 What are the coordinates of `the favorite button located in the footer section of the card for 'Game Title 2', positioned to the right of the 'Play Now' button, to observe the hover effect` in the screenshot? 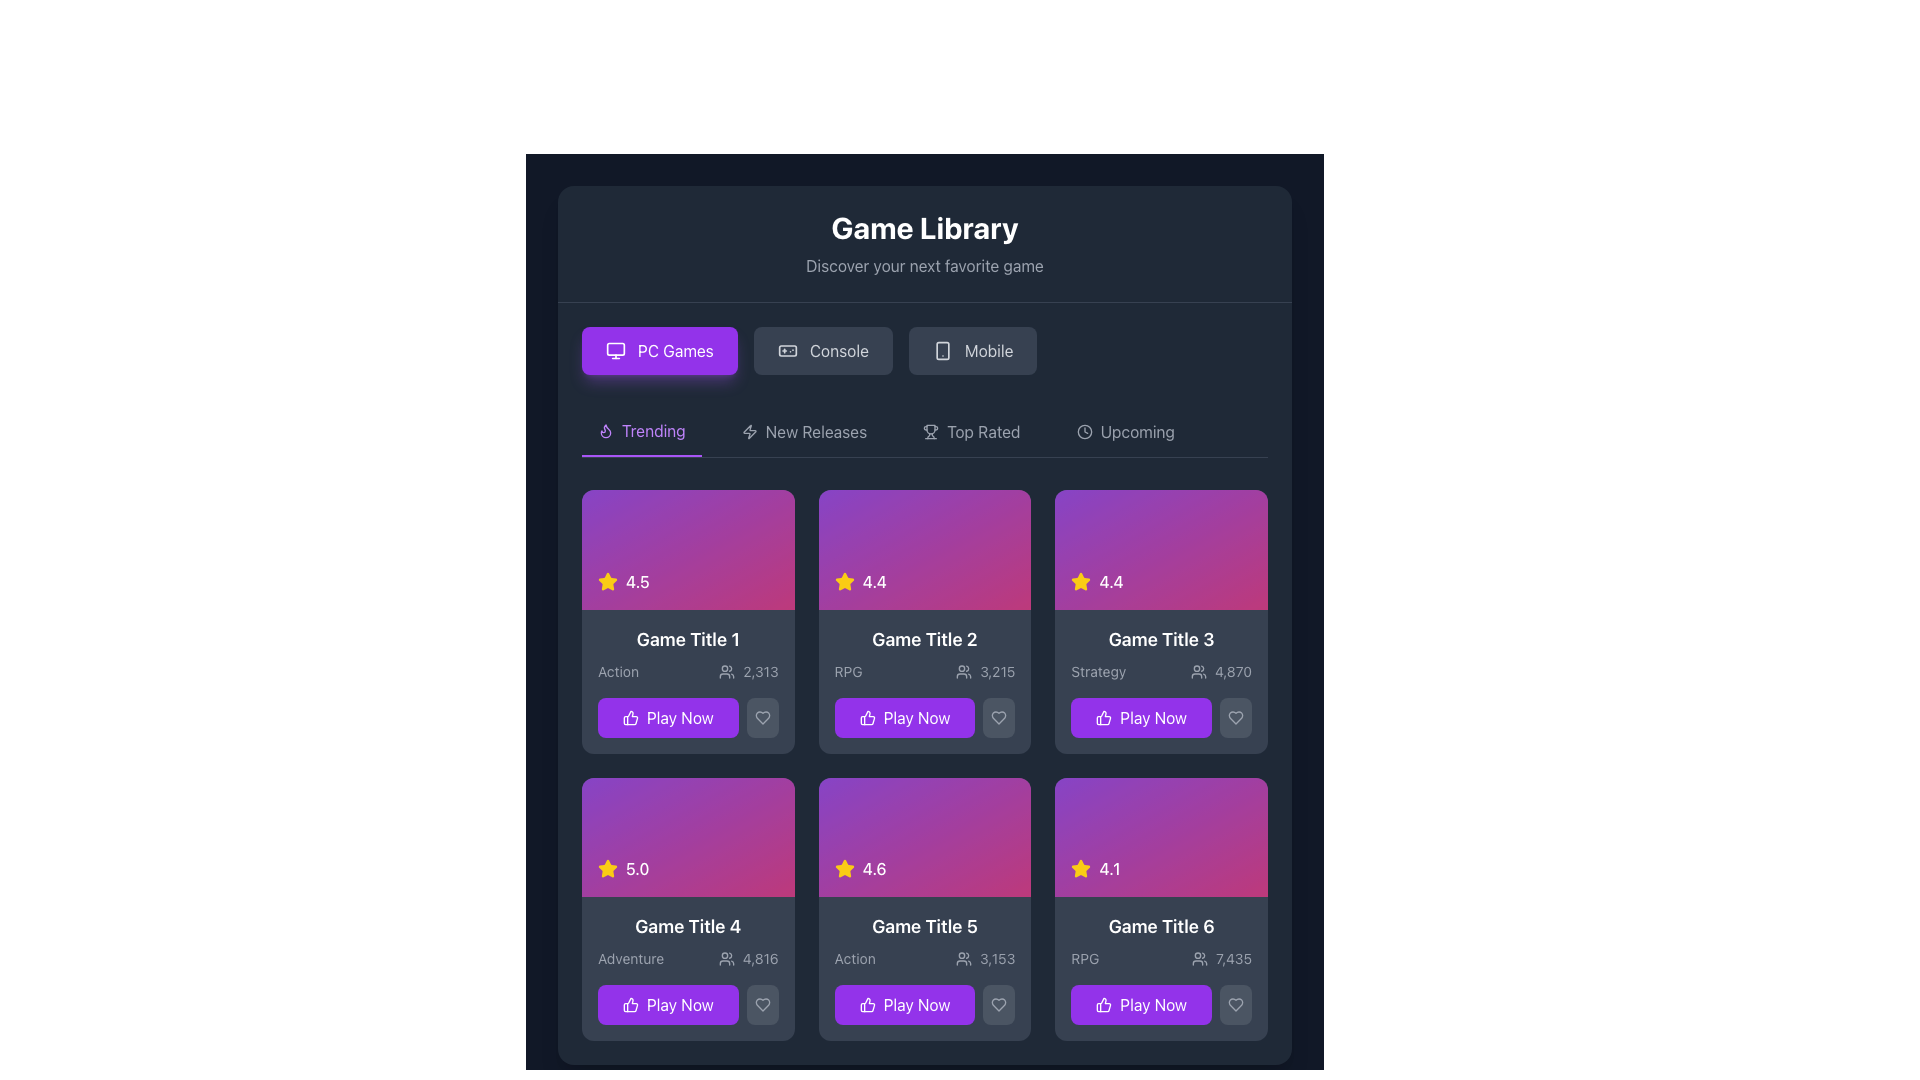 It's located at (999, 716).